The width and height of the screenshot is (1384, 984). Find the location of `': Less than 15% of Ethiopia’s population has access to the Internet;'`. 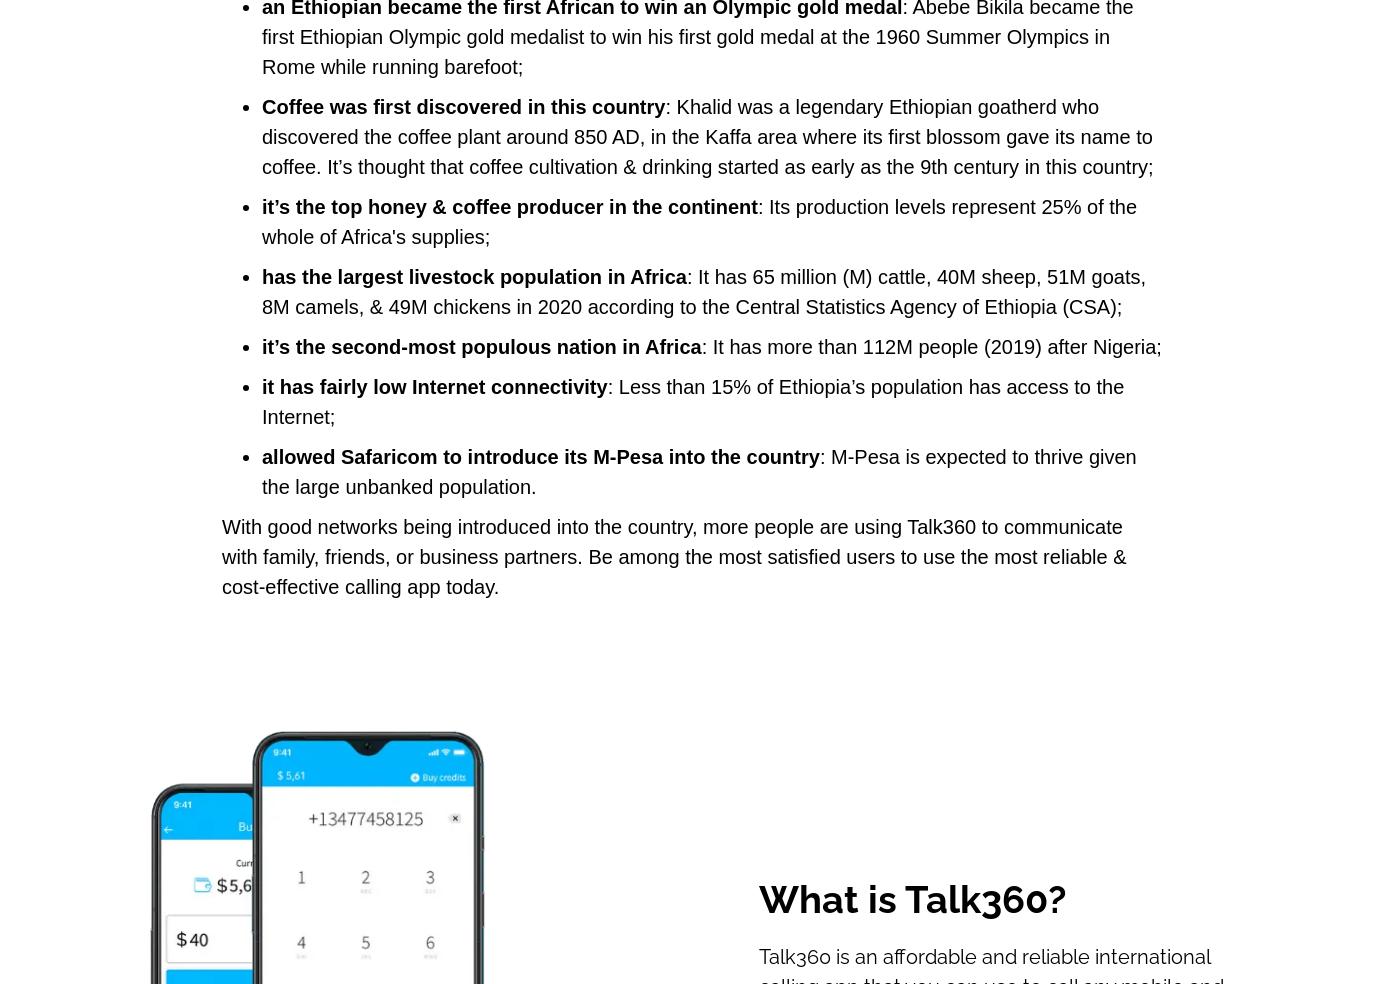

': Less than 15% of Ethiopia’s population has access to the Internet;' is located at coordinates (260, 401).